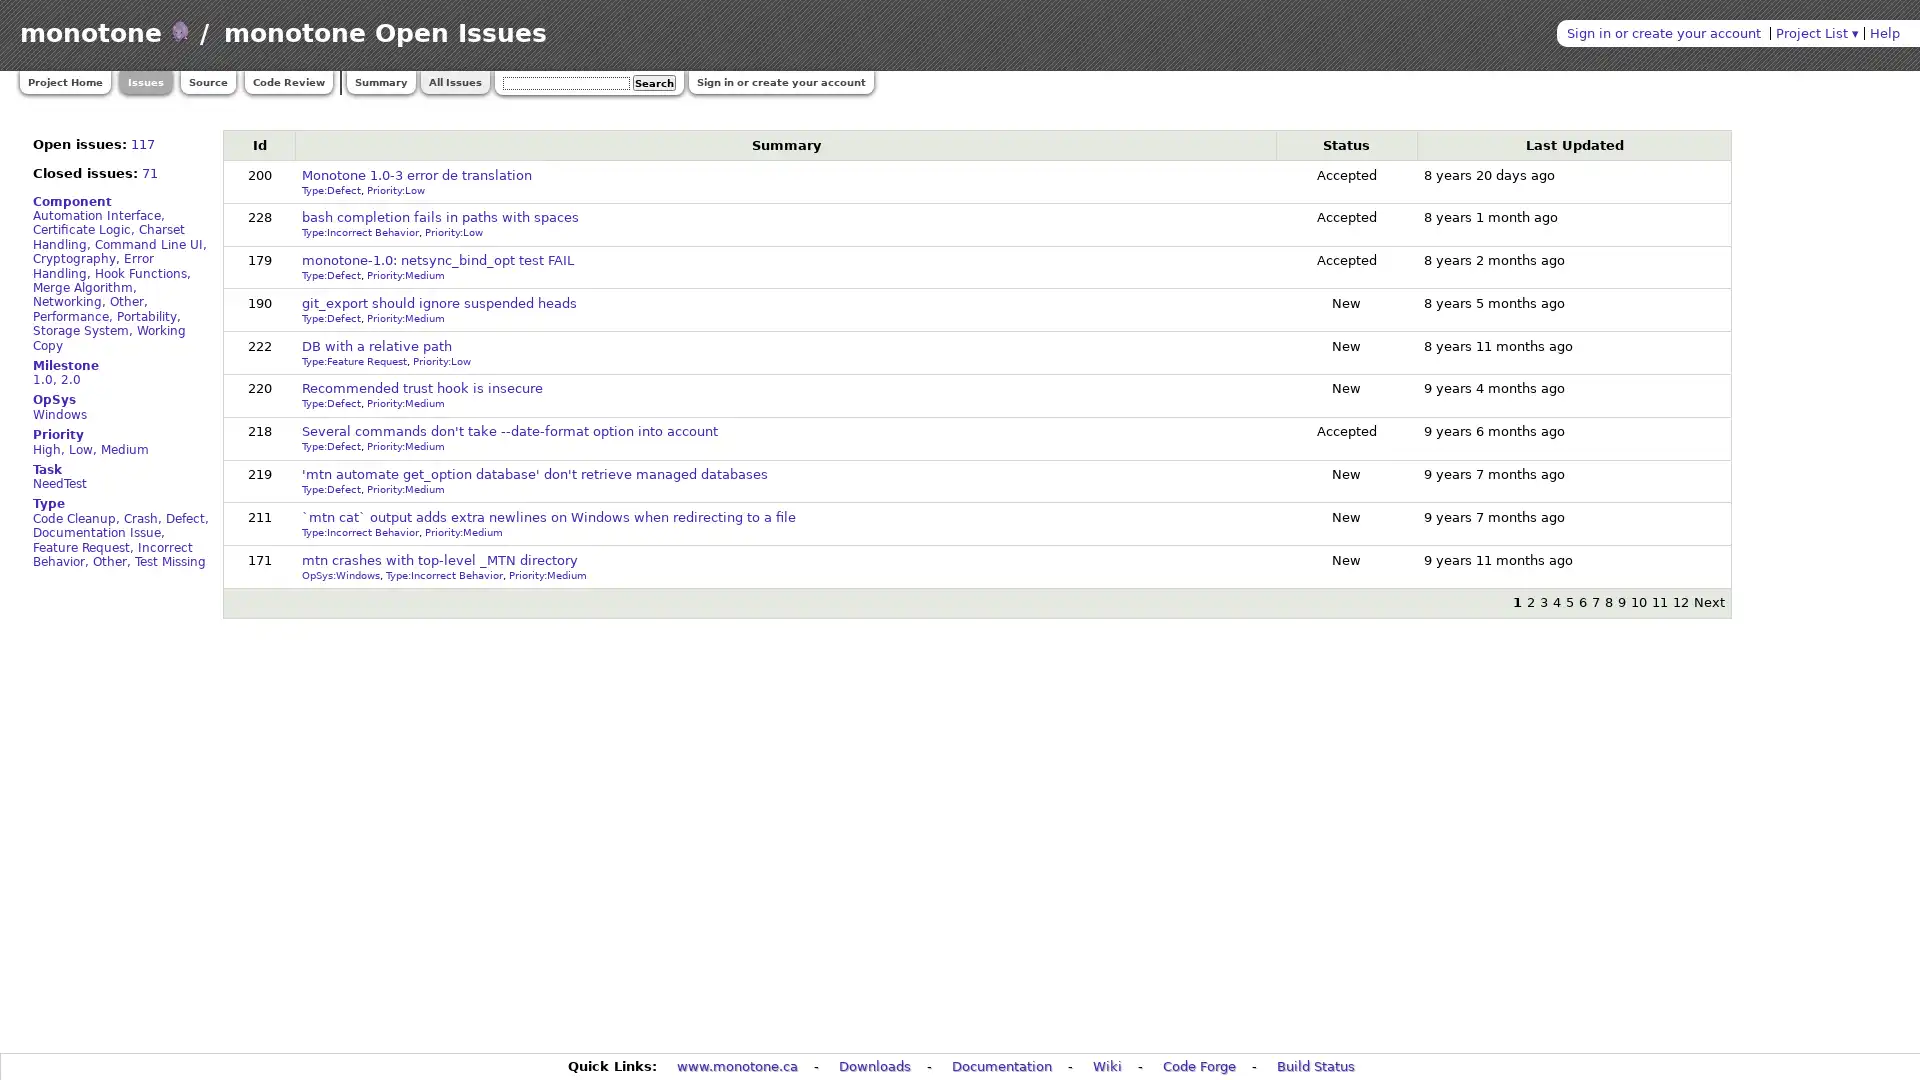 Image resolution: width=1920 pixels, height=1080 pixels. I want to click on Search, so click(654, 82).